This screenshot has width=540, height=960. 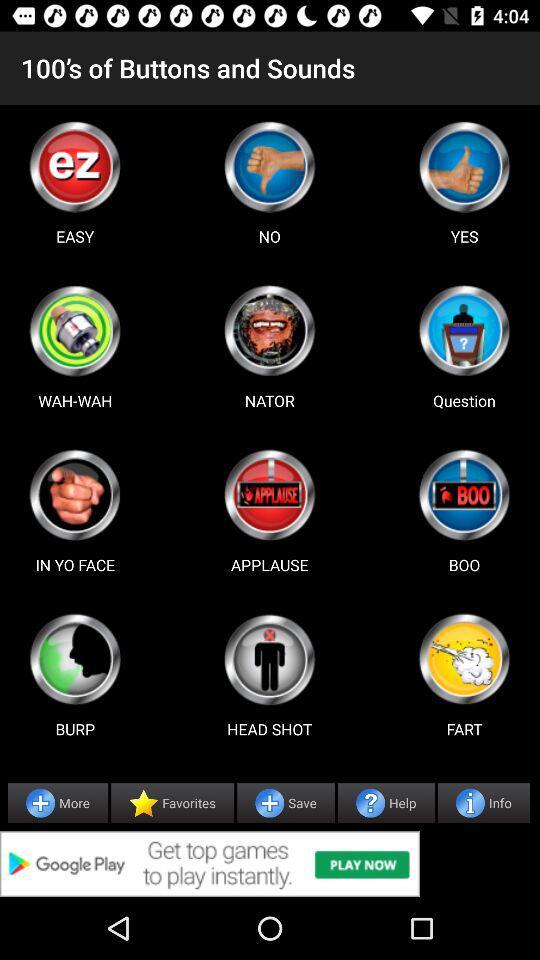 I want to click on go applause, so click(x=269, y=494).